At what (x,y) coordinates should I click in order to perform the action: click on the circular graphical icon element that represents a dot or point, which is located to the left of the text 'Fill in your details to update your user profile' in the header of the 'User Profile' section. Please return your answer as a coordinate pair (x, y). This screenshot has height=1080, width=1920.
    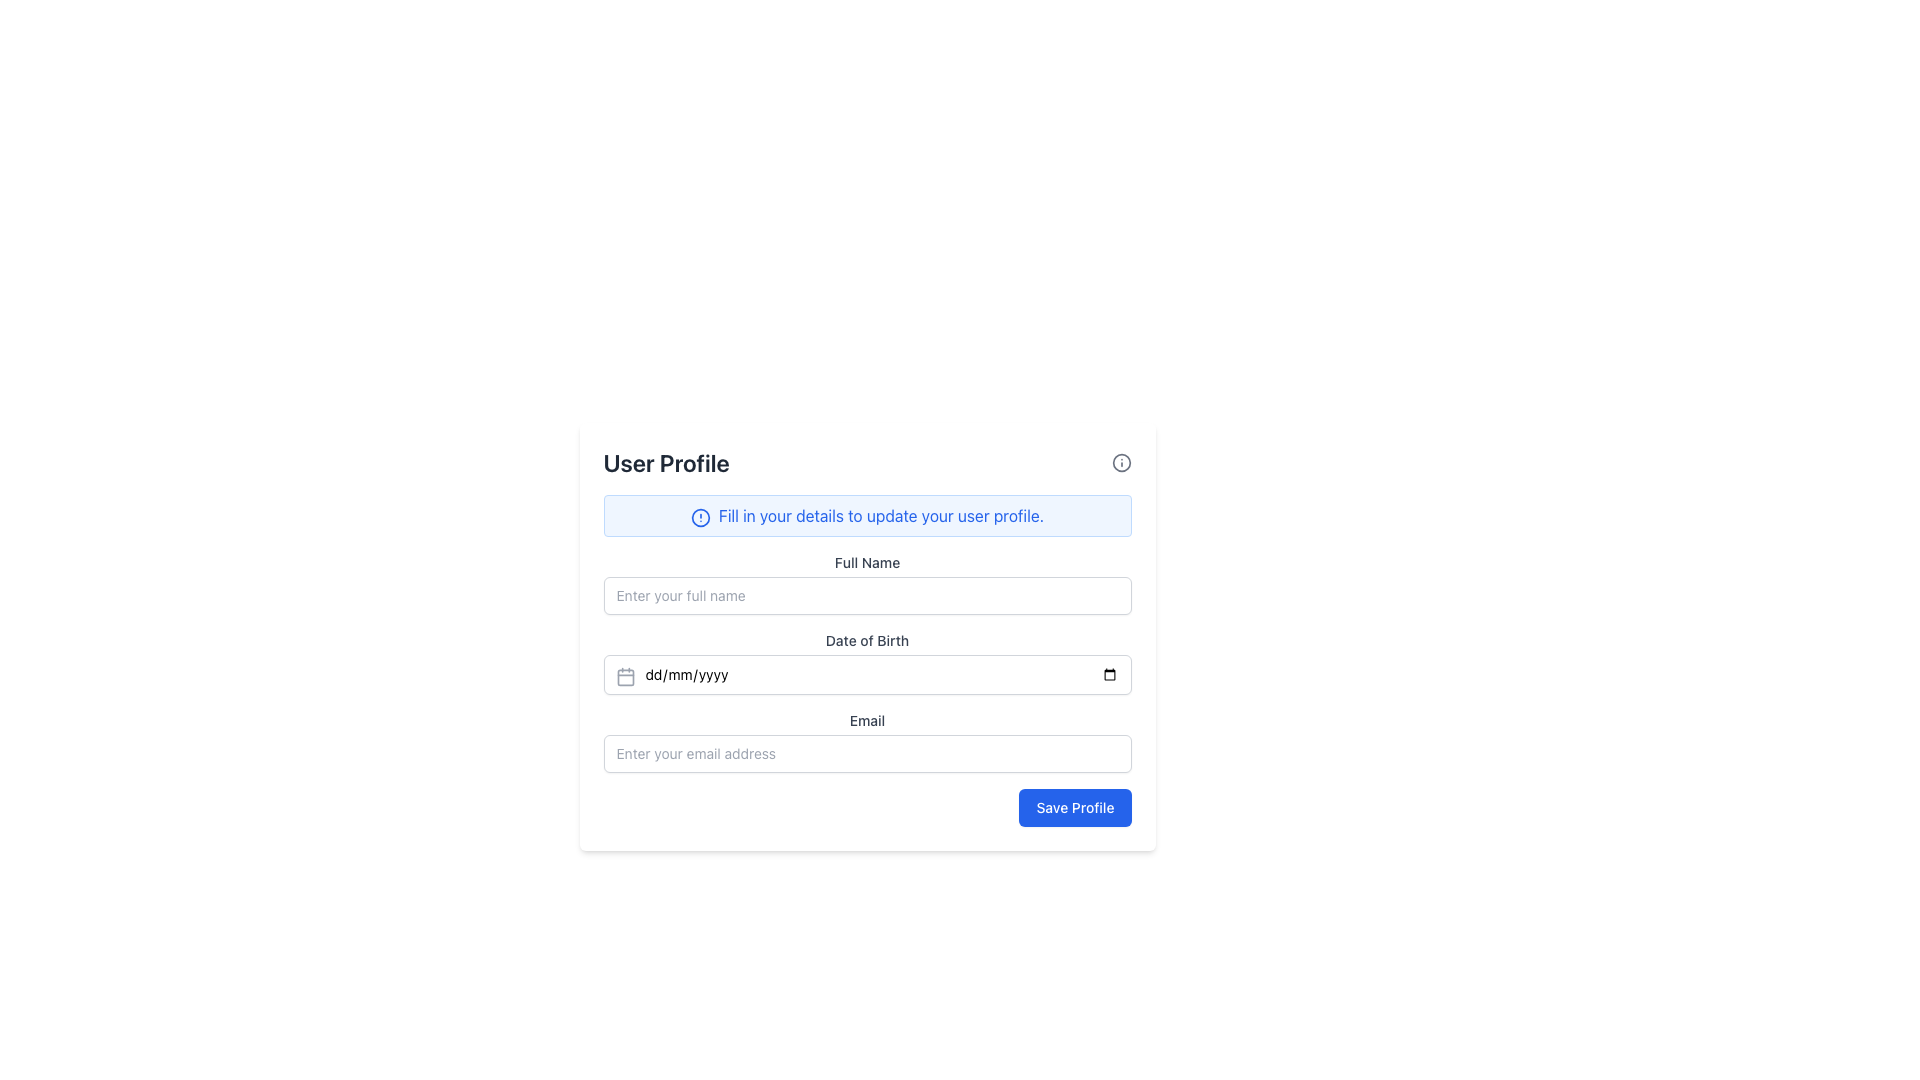
    Looking at the image, I should click on (700, 516).